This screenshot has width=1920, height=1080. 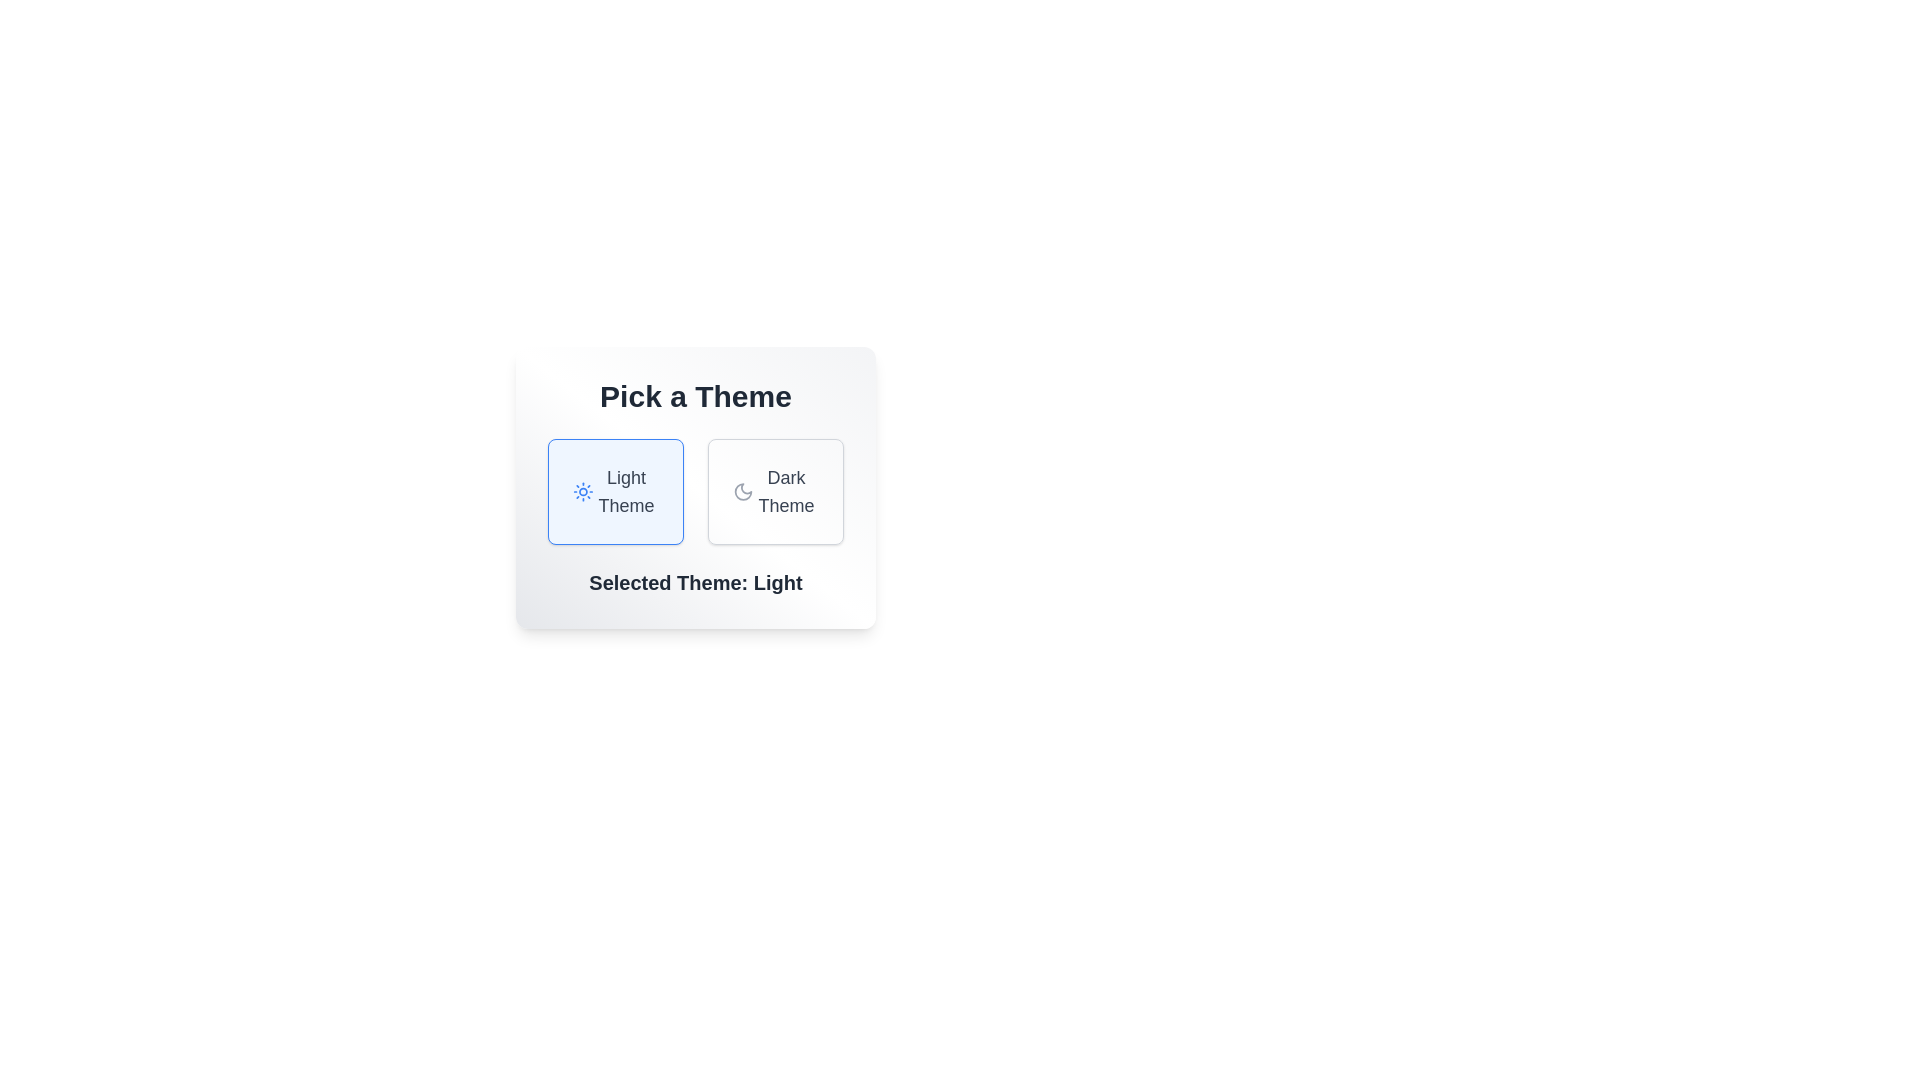 I want to click on displayed static text element that shows 'Selected Theme: Light', which is located at the bottom of the card section under the heading 'Pick a Theme', so click(x=696, y=582).